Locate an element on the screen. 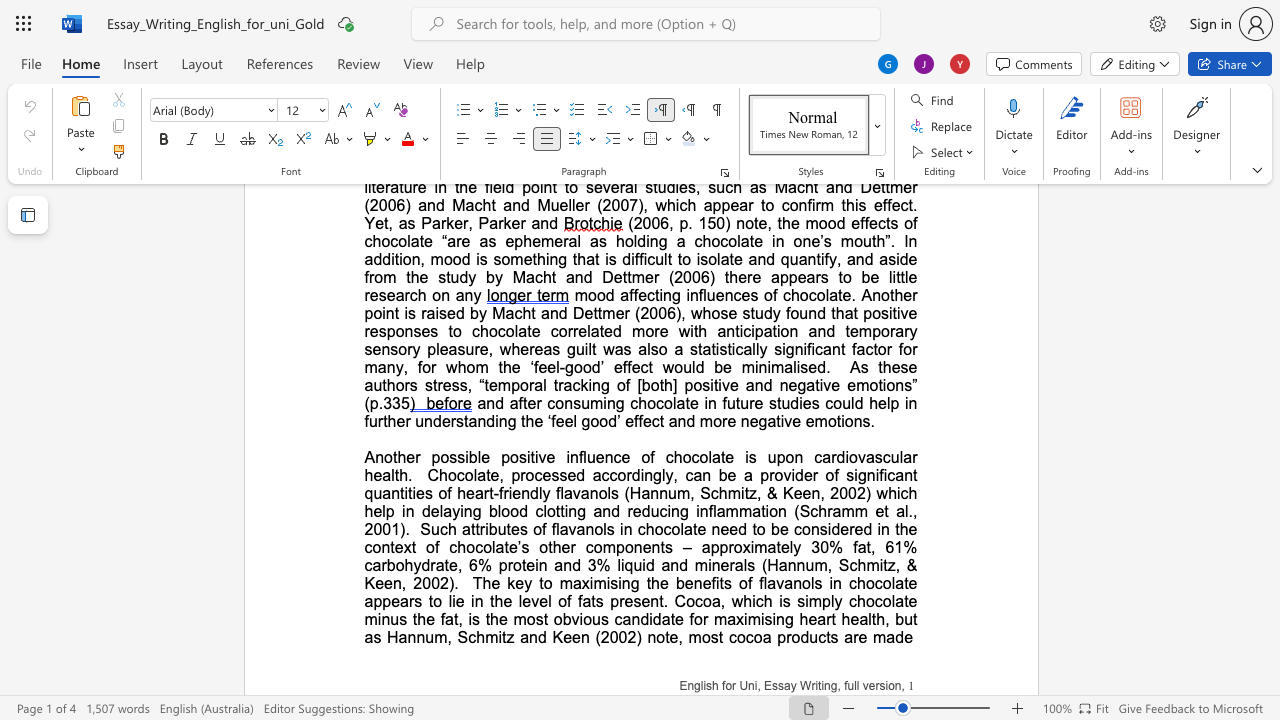 This screenshot has height=720, width=1280. the 3th character "e" in the text is located at coordinates (551, 457).